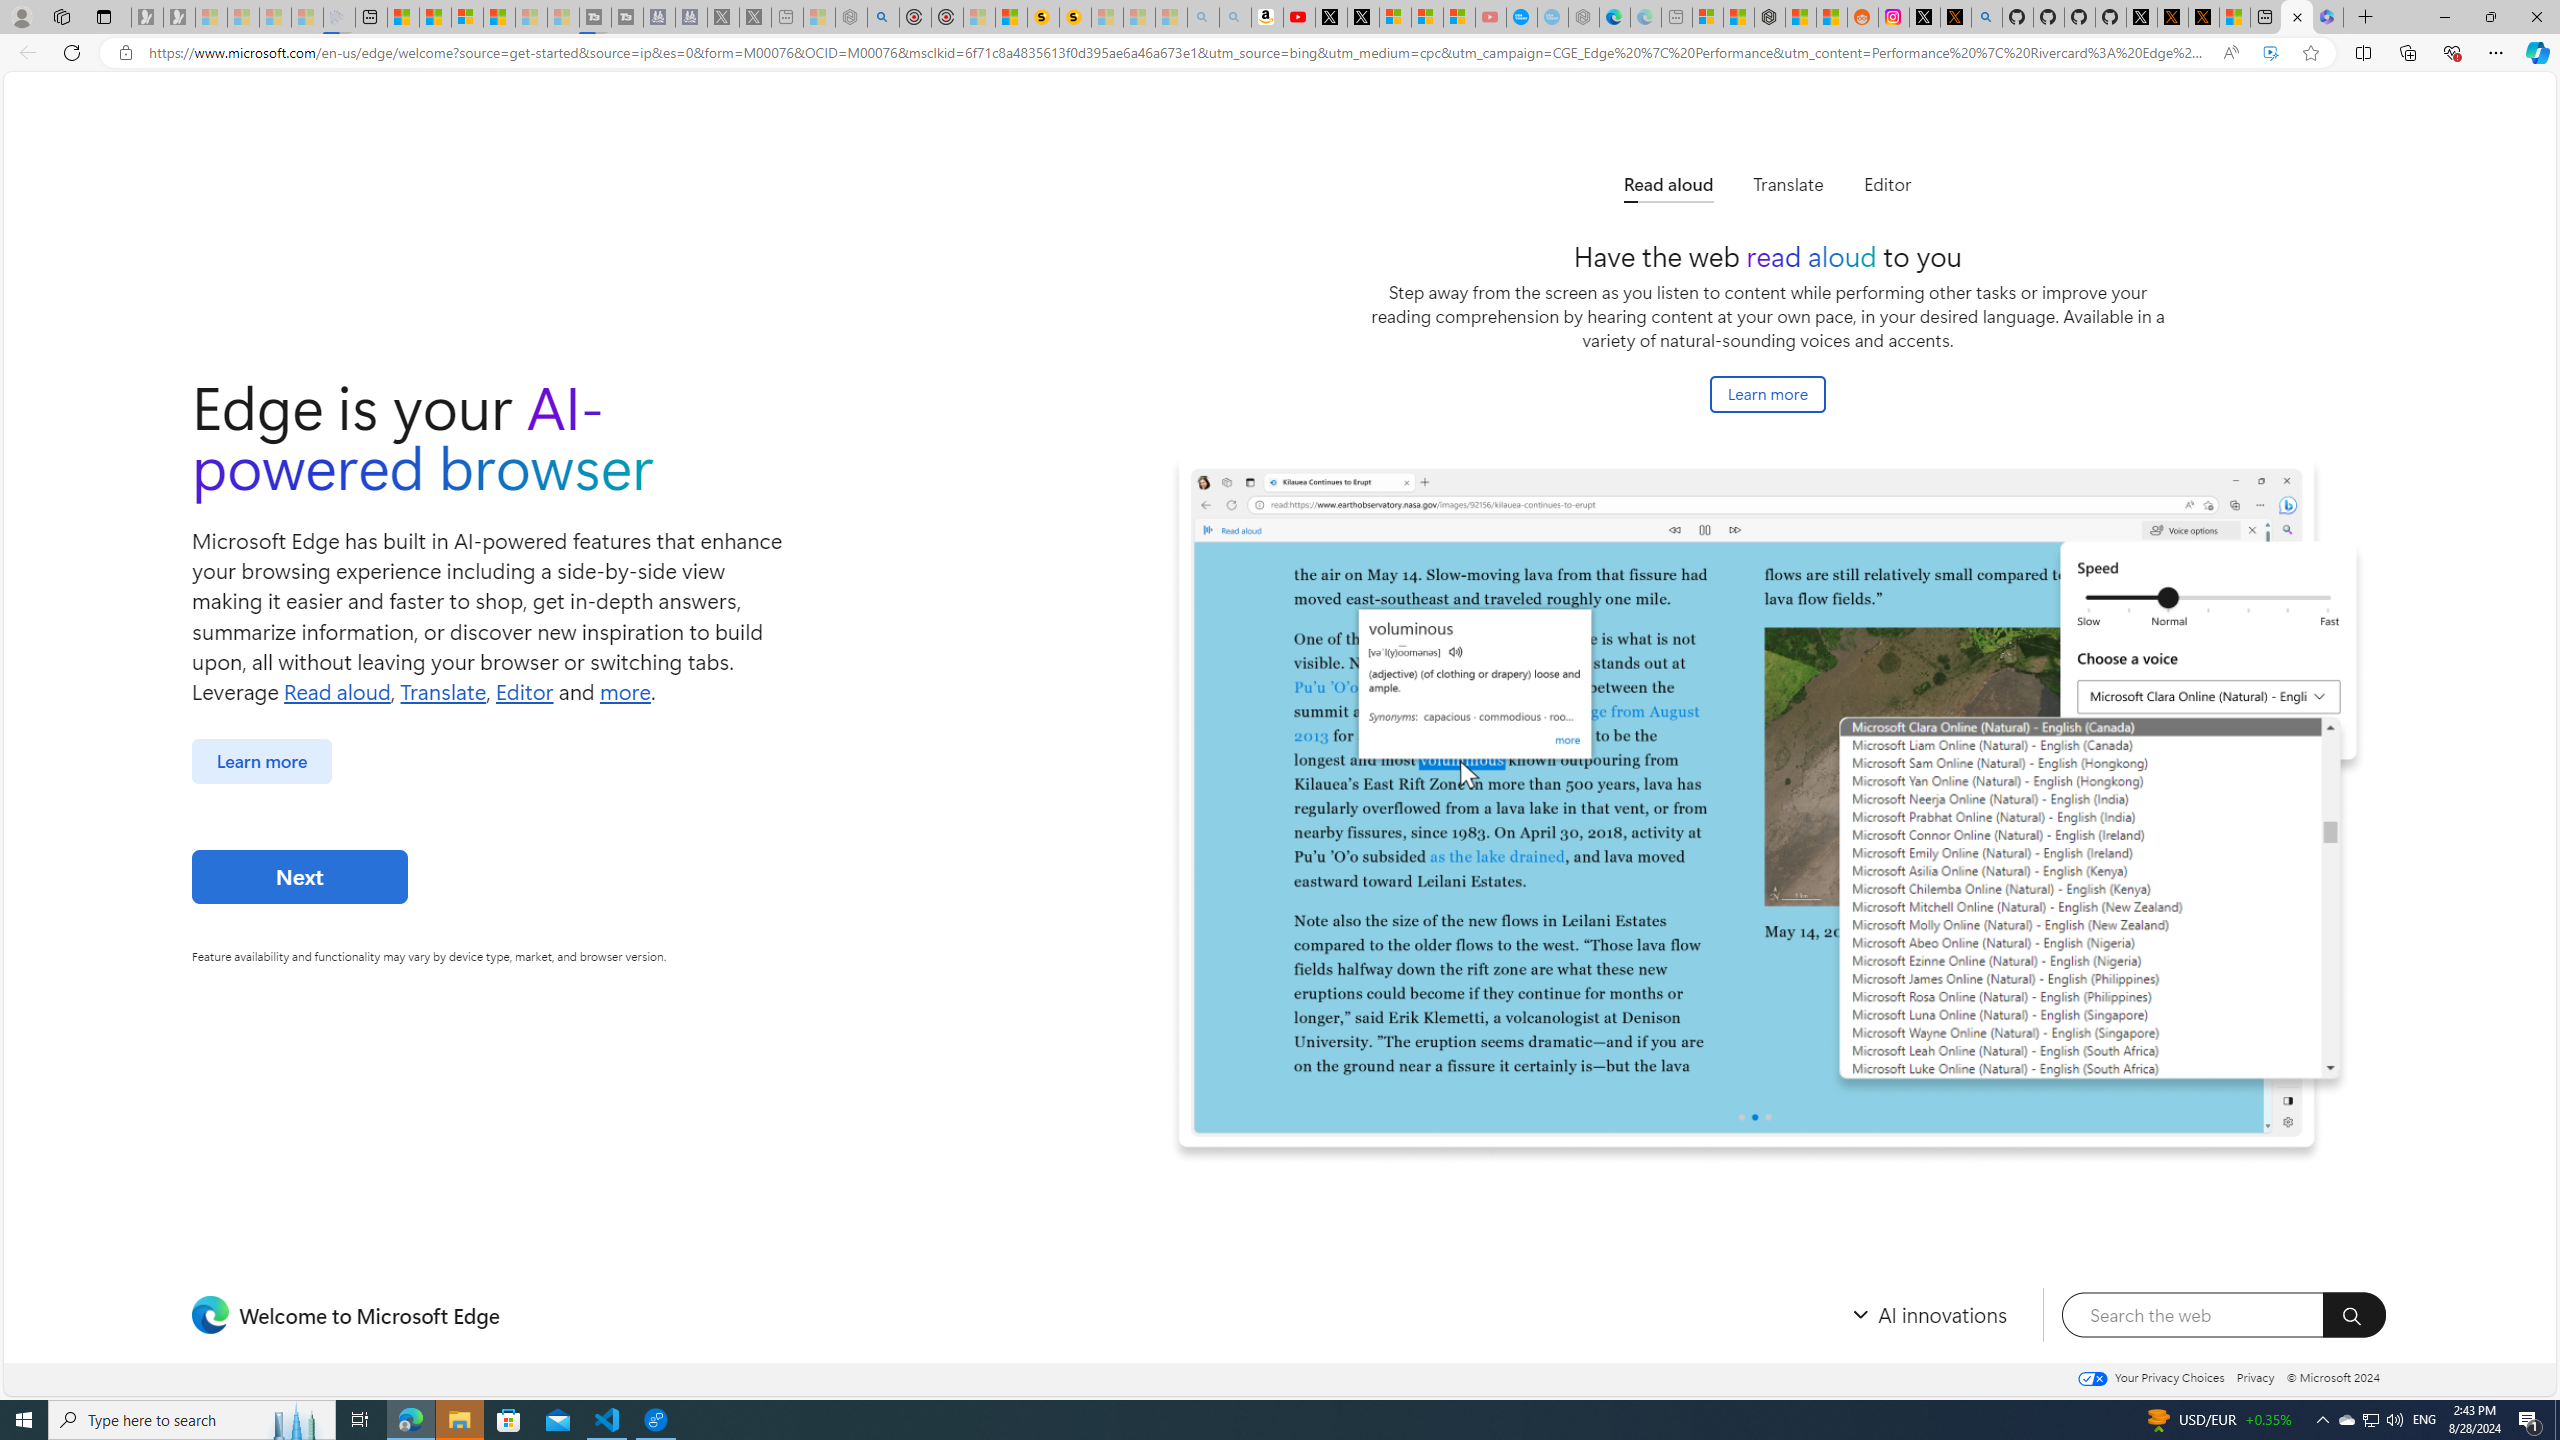 The image size is (2560, 1440). I want to click on 'X - Sleeping', so click(755, 16).